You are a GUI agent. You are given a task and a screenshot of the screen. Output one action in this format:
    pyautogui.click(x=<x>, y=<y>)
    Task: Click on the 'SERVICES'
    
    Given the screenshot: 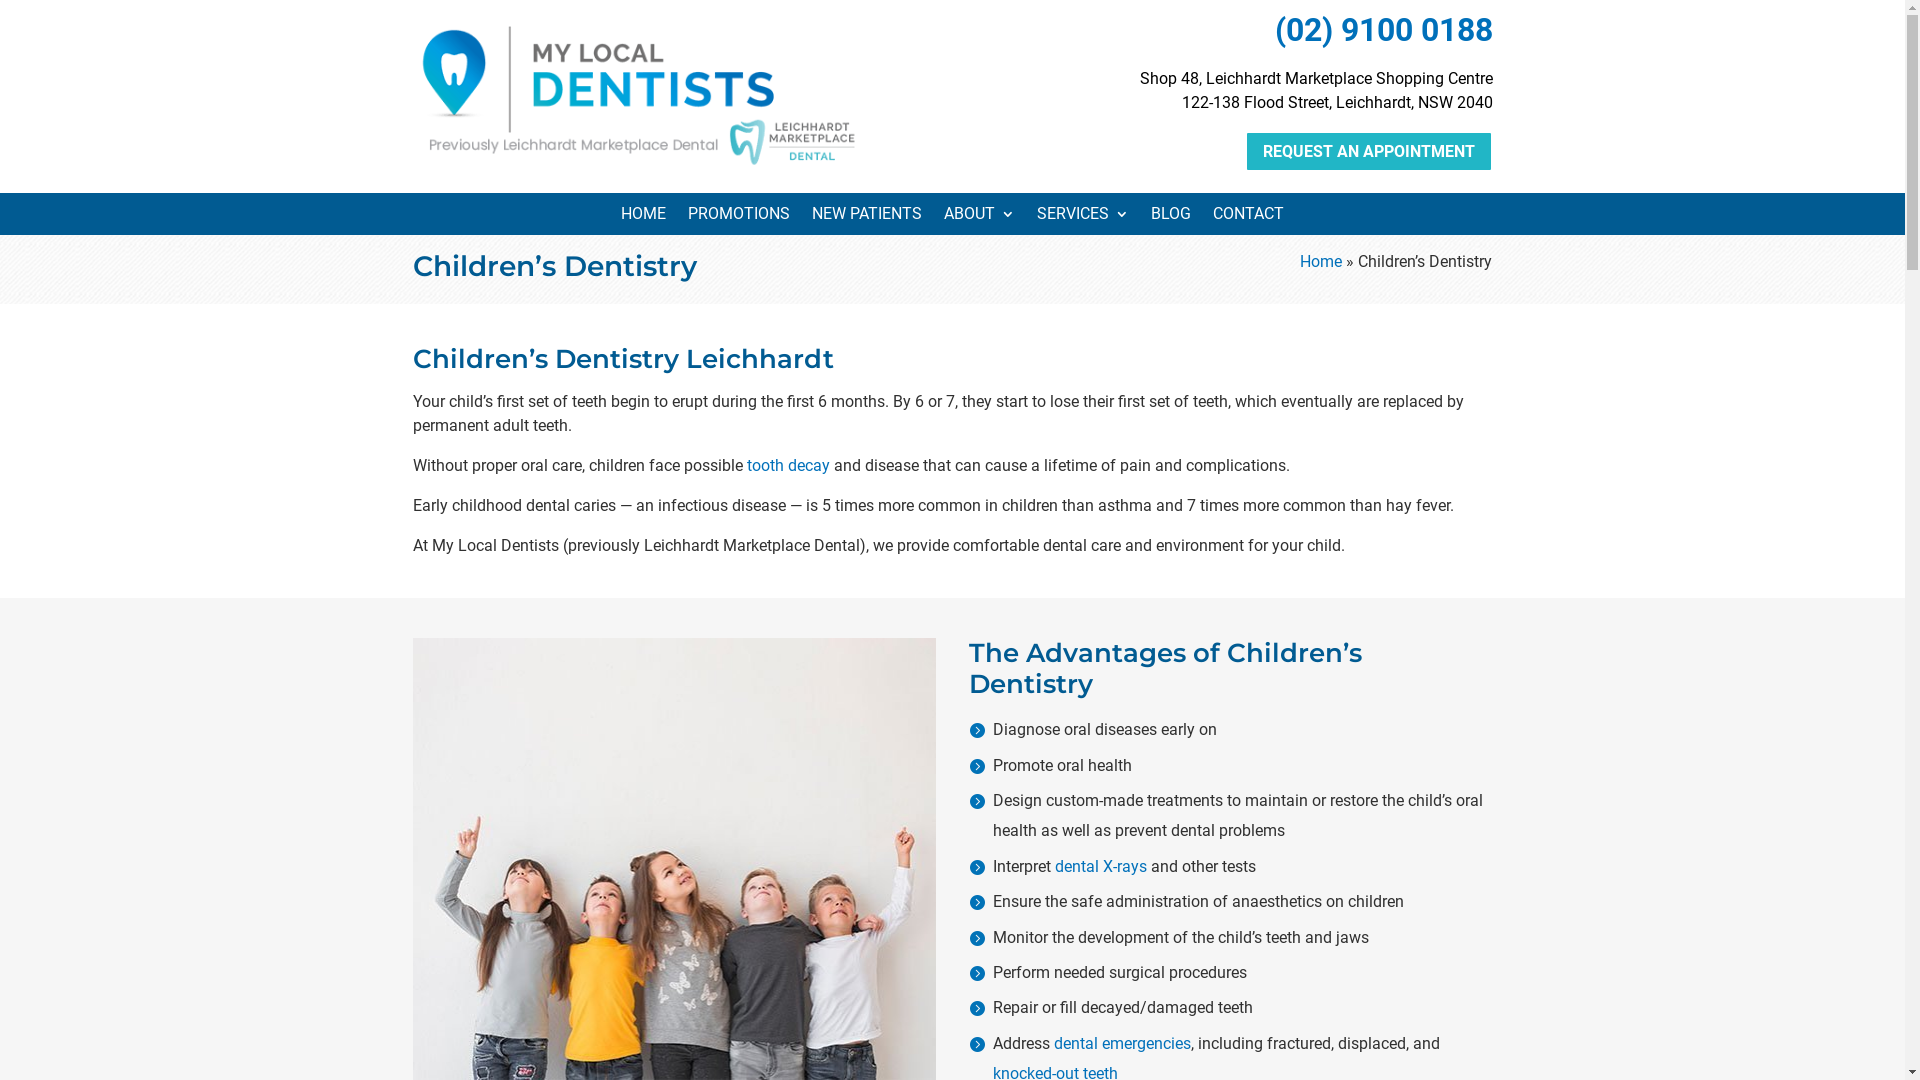 What is the action you would take?
    pyautogui.click(x=1082, y=218)
    